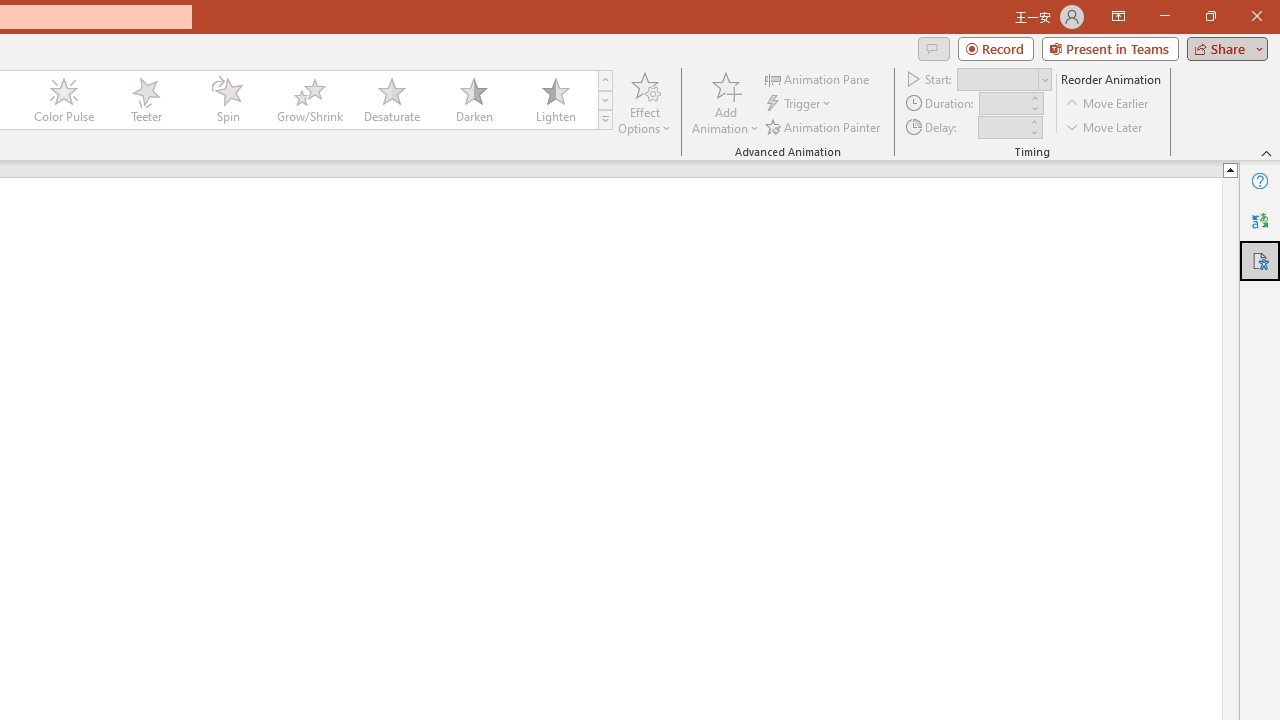 This screenshot has width=1280, height=720. Describe the element at coordinates (818, 78) in the screenshot. I see `'Animation Pane'` at that location.